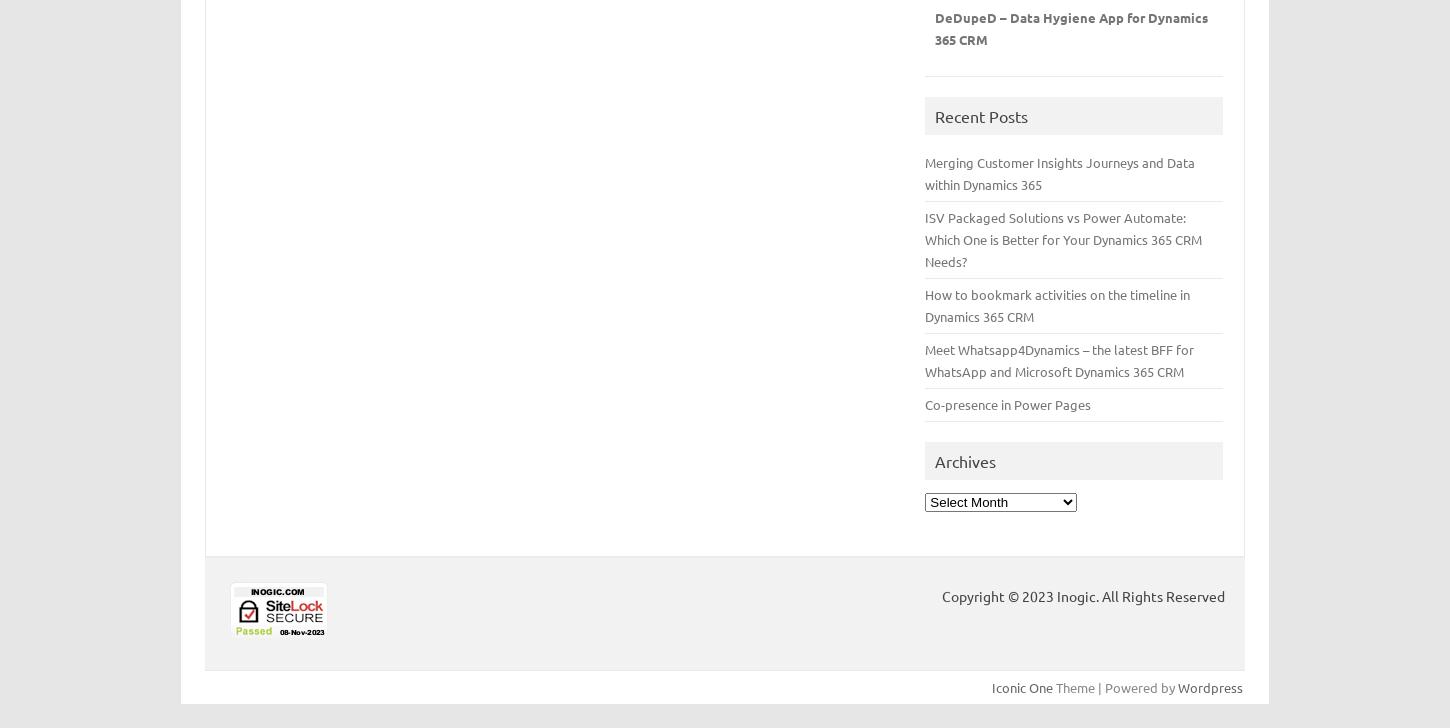 The width and height of the screenshot is (1450, 728). What do you see at coordinates (1057, 304) in the screenshot?
I see `'How to bookmark activities on the timeline in Dynamics 365 CRM'` at bounding box center [1057, 304].